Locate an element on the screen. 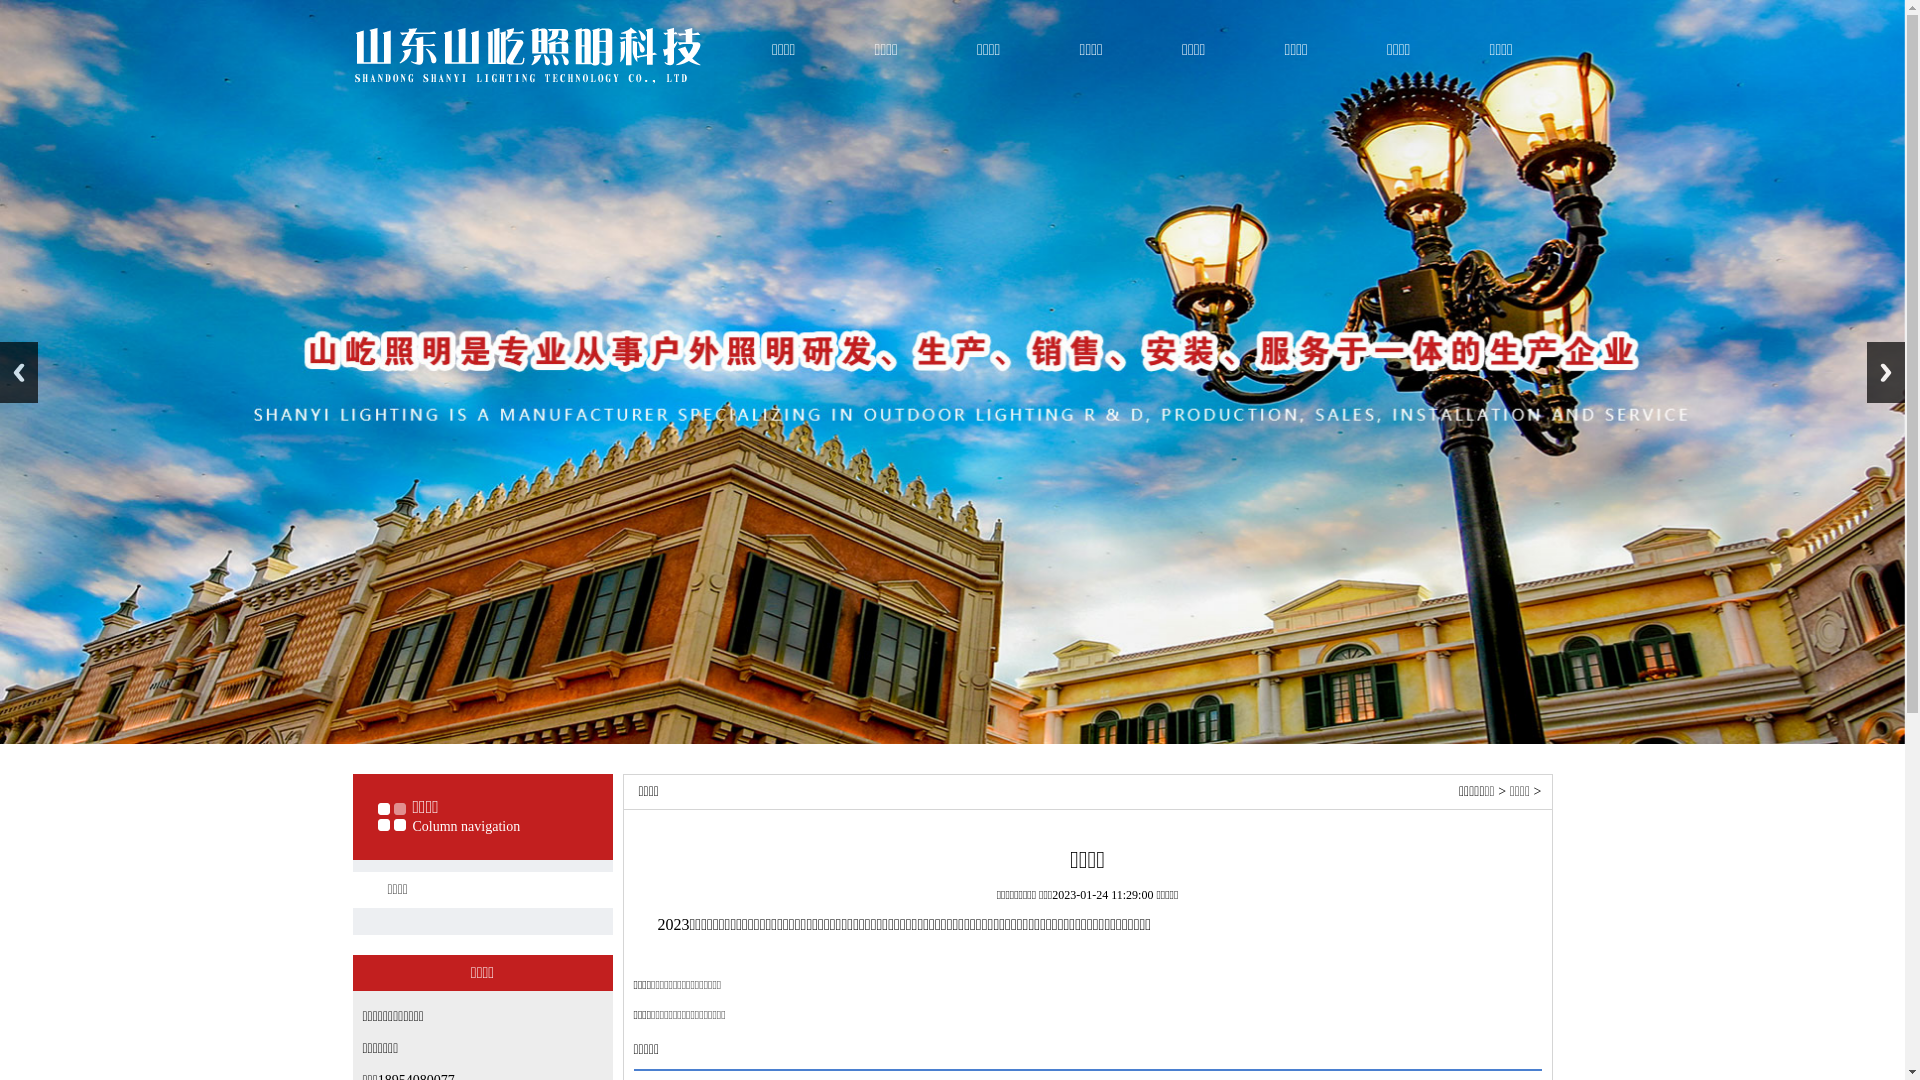  'Previous' is located at coordinates (19, 372).